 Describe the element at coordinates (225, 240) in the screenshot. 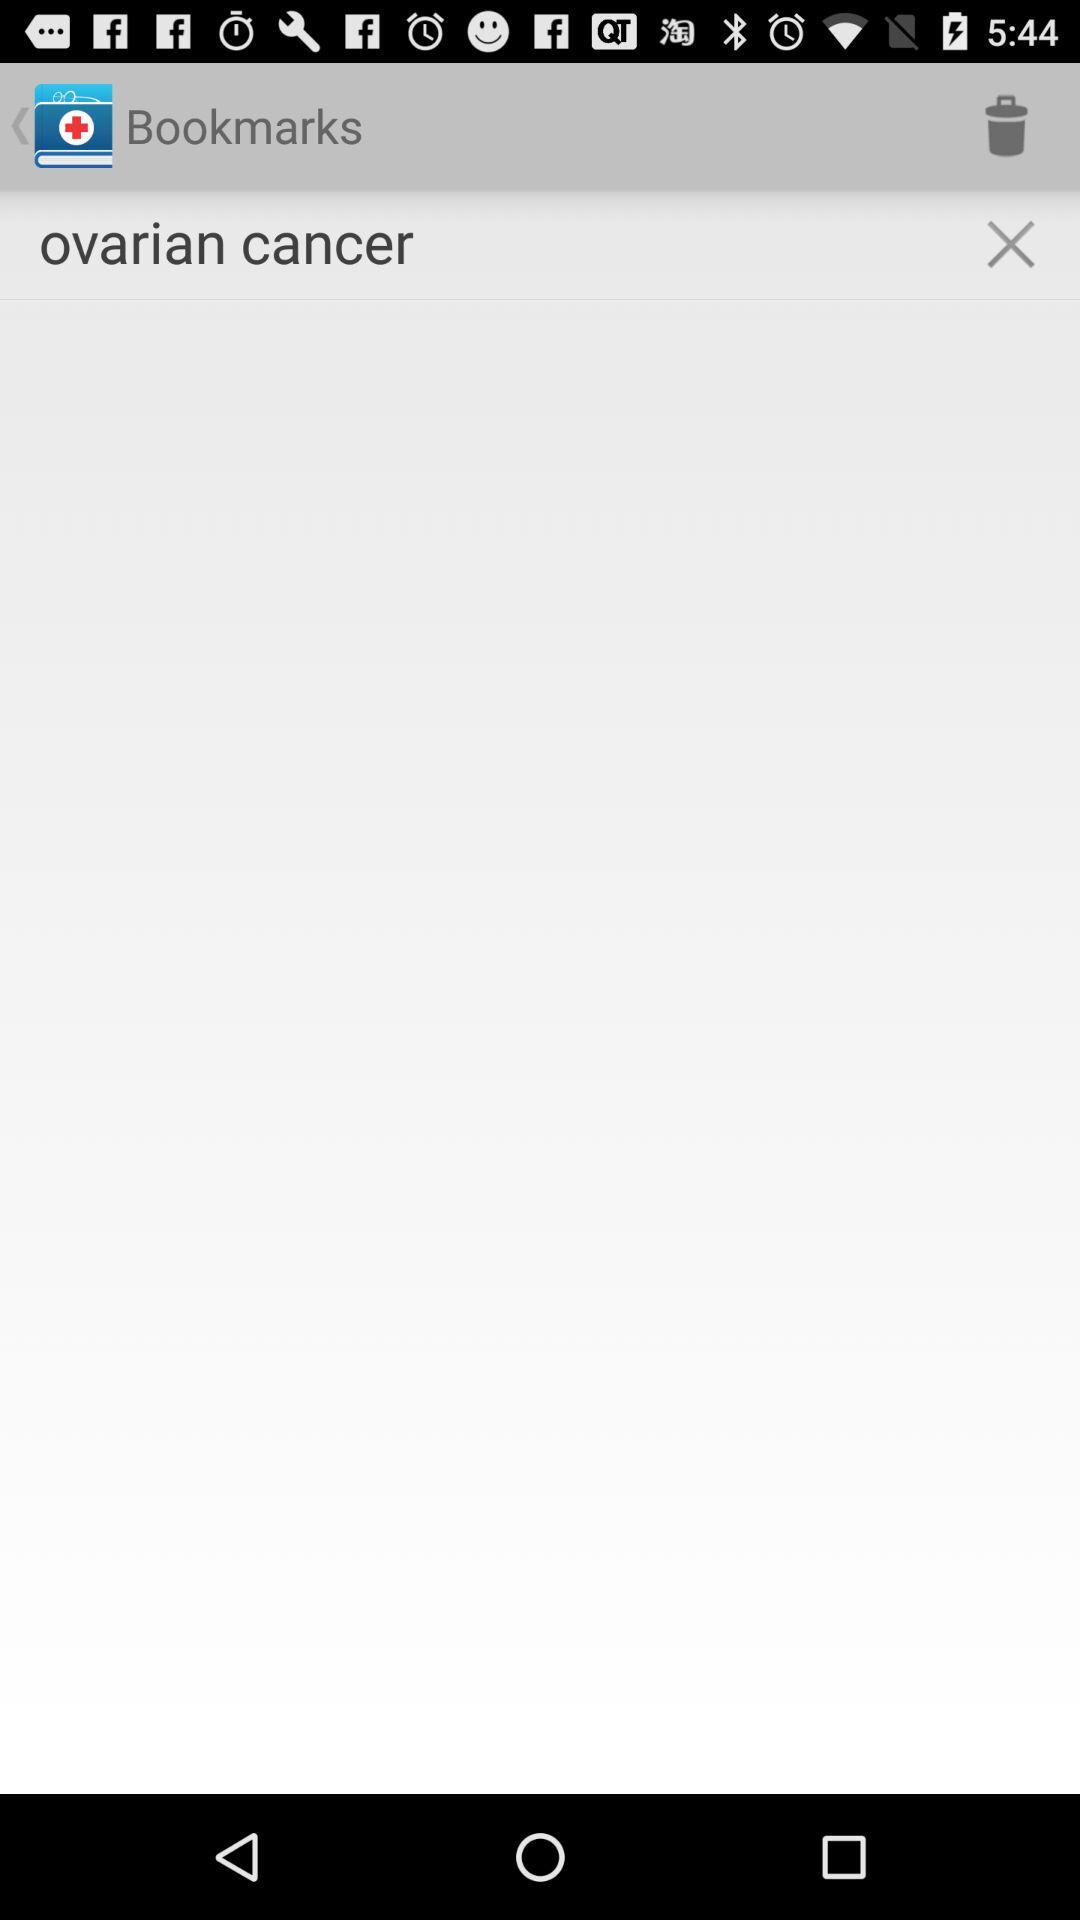

I see `ovarian cancer` at that location.